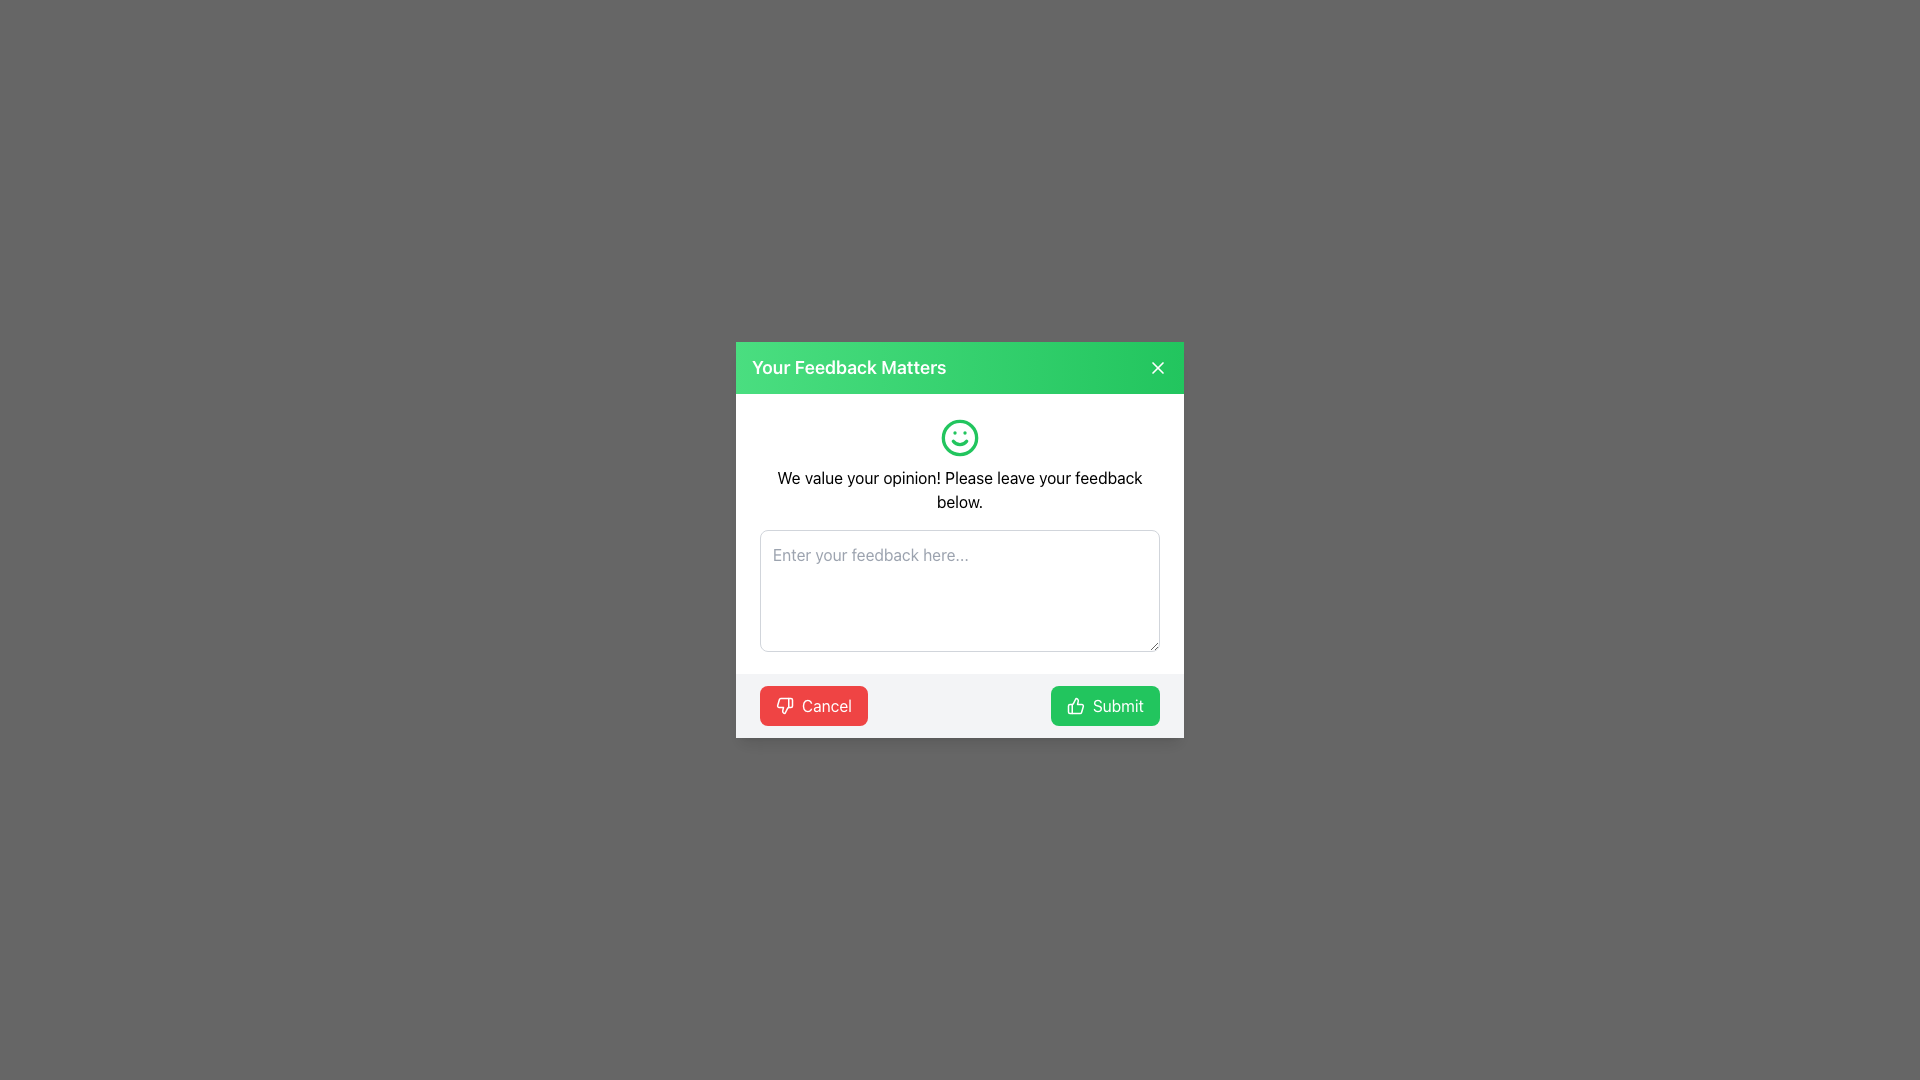 This screenshot has width=1920, height=1080. Describe the element at coordinates (1157, 367) in the screenshot. I see `the close button icon located` at that location.